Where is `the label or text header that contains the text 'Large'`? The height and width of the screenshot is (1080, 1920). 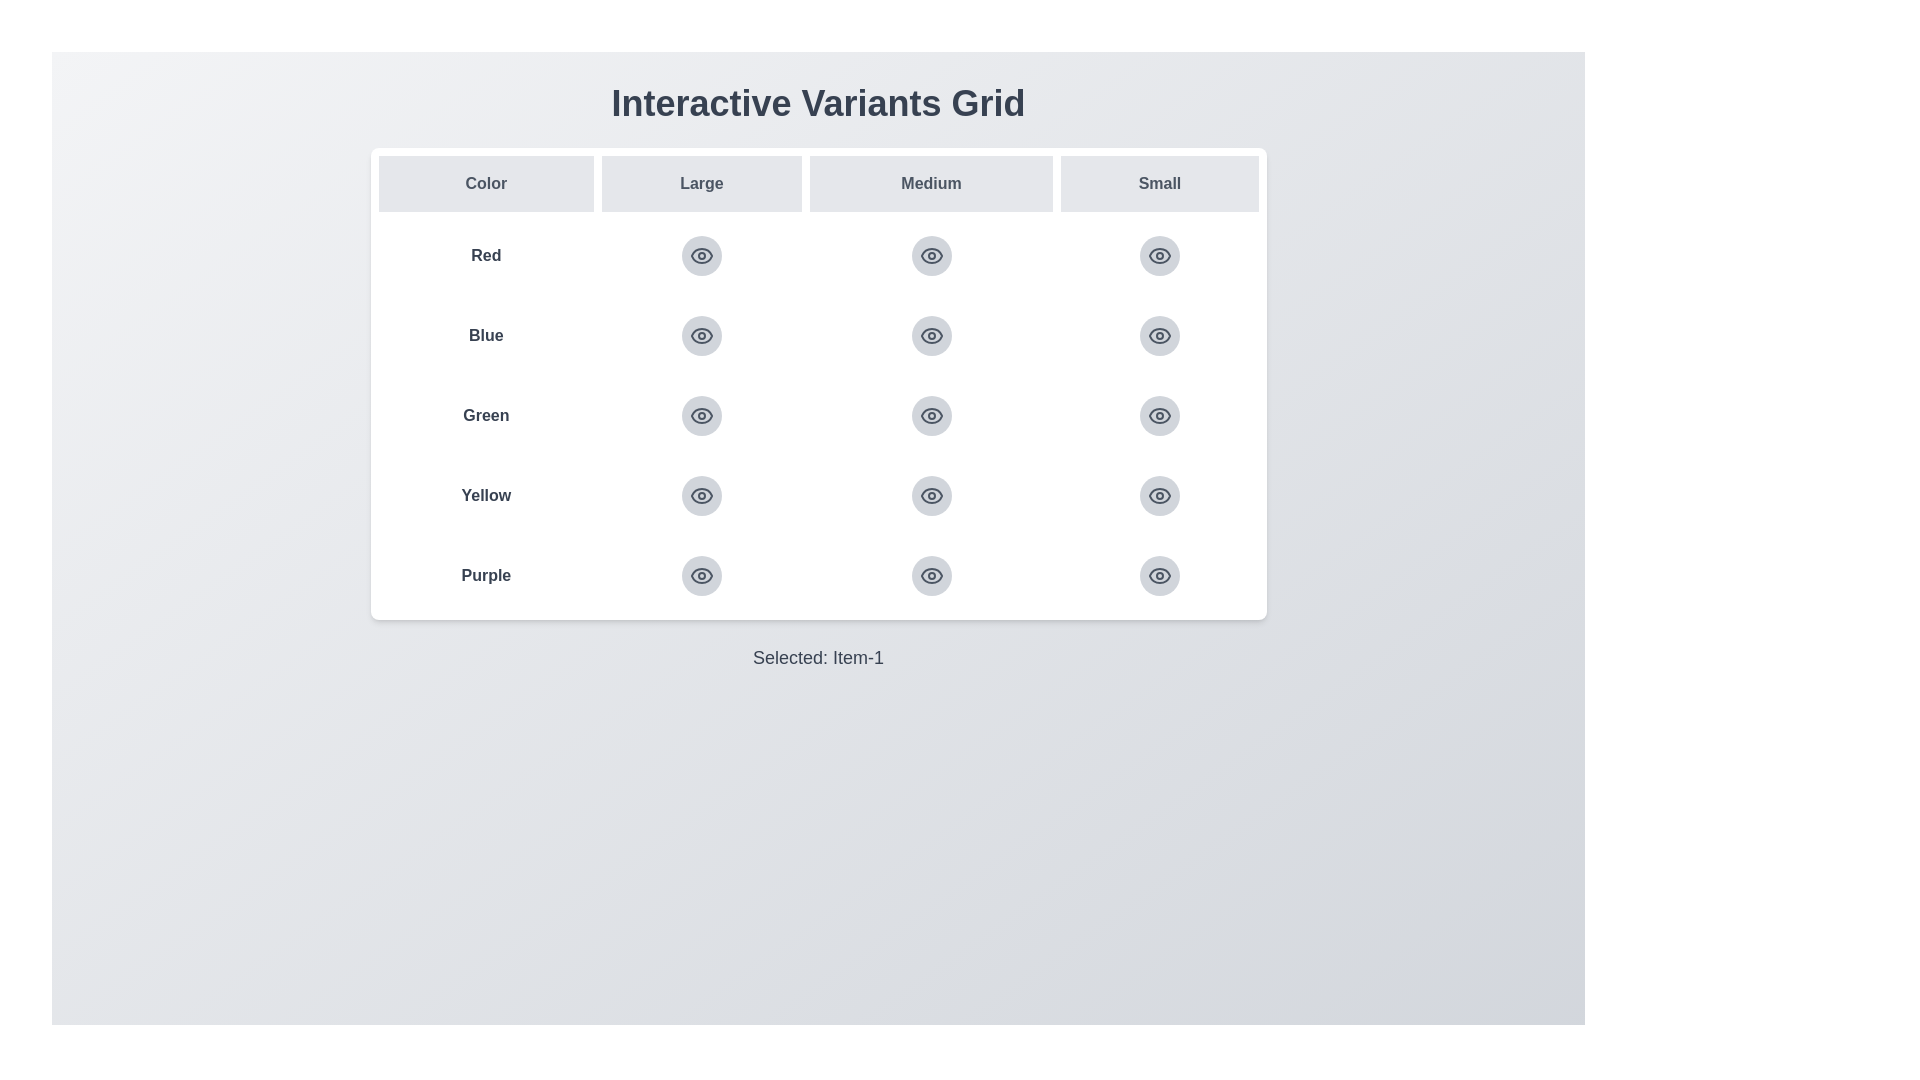
the label or text header that contains the text 'Large' is located at coordinates (701, 184).